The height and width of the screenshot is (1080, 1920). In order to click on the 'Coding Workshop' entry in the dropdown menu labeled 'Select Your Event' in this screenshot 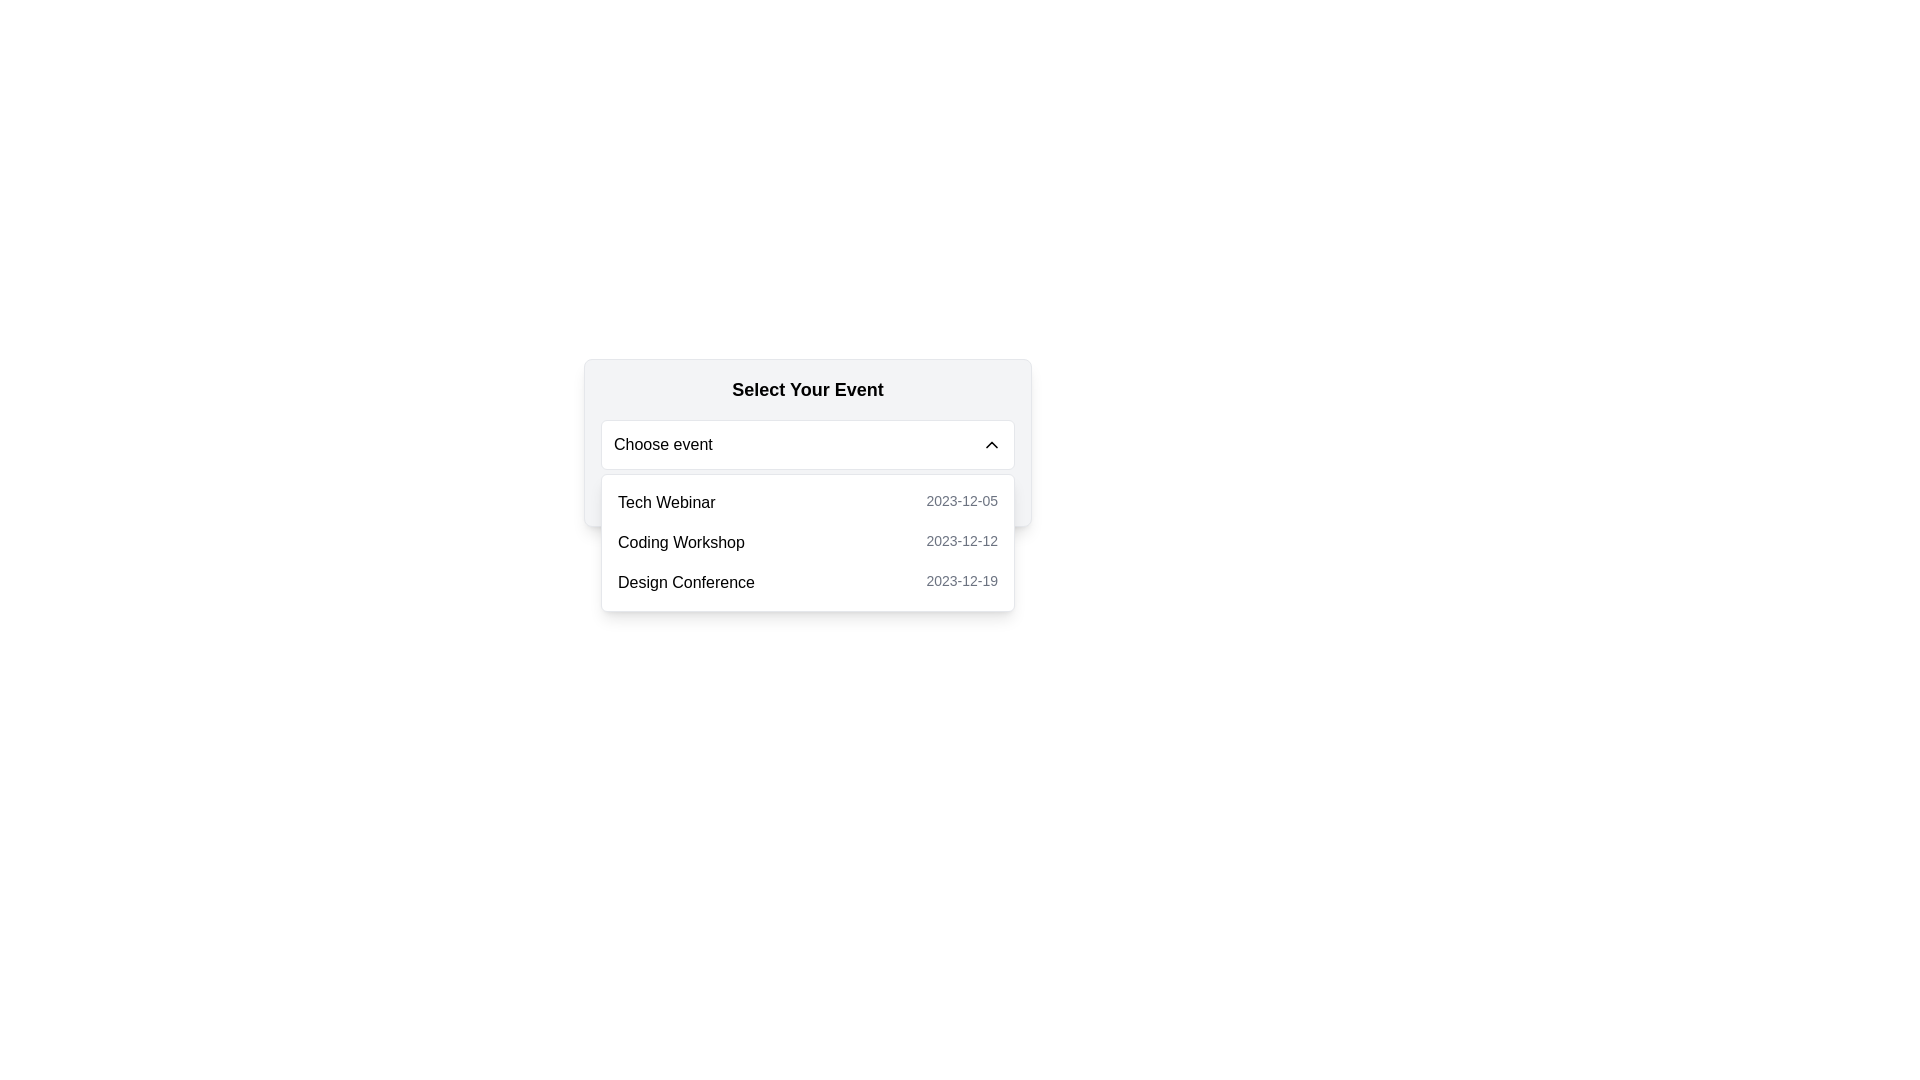, I will do `click(681, 543)`.